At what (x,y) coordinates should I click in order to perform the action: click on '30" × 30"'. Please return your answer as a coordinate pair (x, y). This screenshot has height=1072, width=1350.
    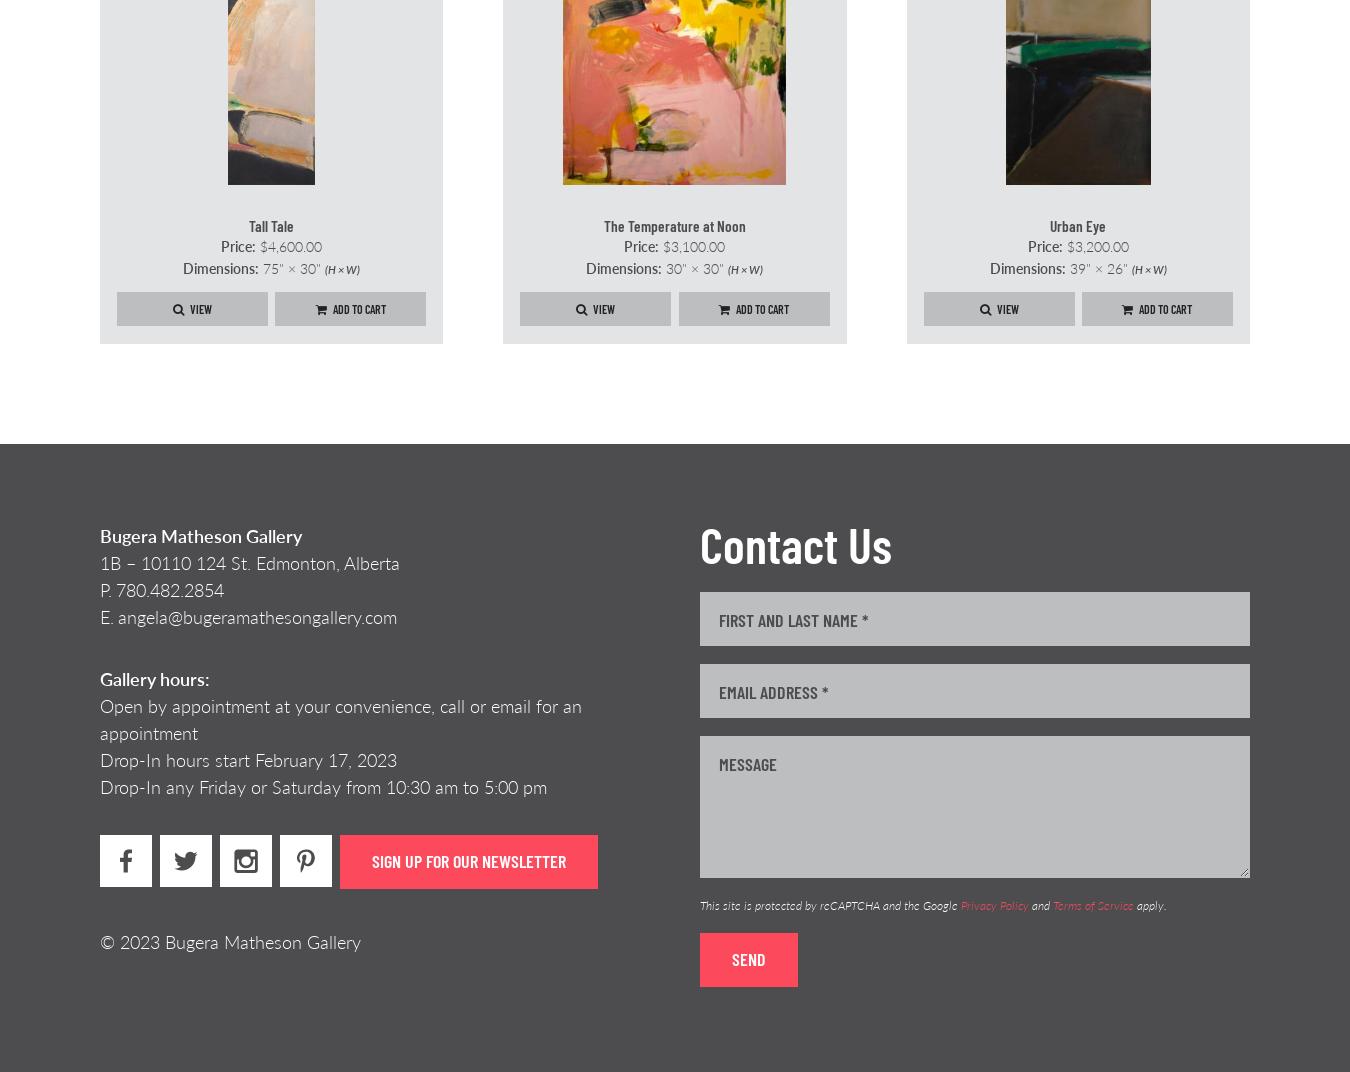
    Looking at the image, I should click on (693, 268).